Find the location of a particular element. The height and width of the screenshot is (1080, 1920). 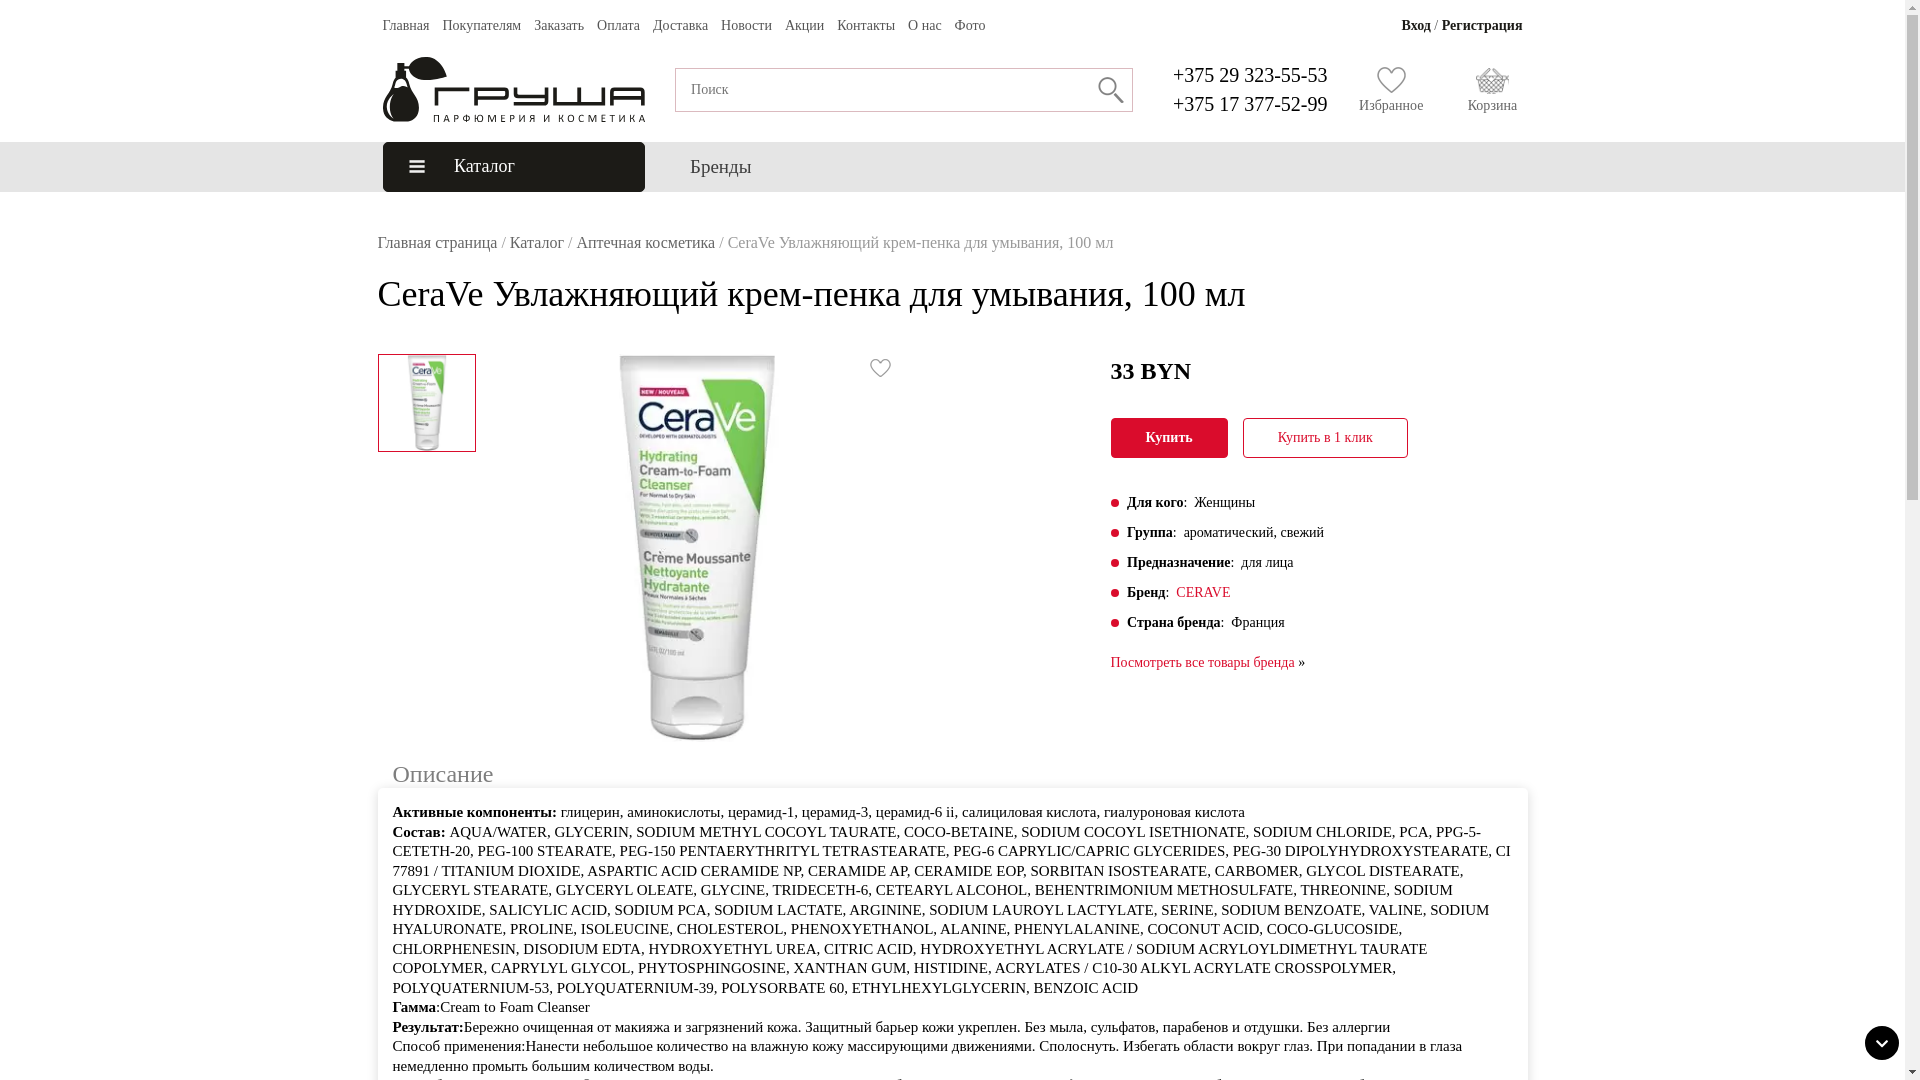

'+375 29 323-55-53' is located at coordinates (1172, 73).